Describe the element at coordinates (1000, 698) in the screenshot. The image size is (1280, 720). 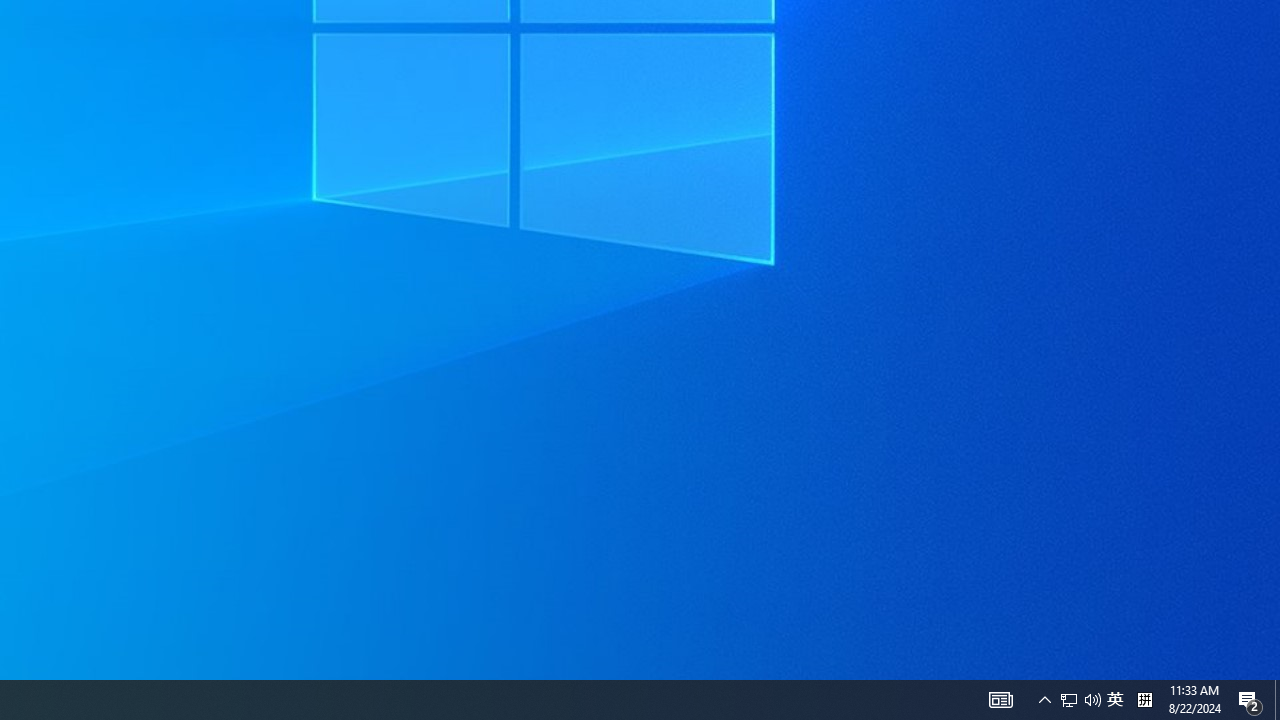
I see `'AutomationID: 4105'` at that location.